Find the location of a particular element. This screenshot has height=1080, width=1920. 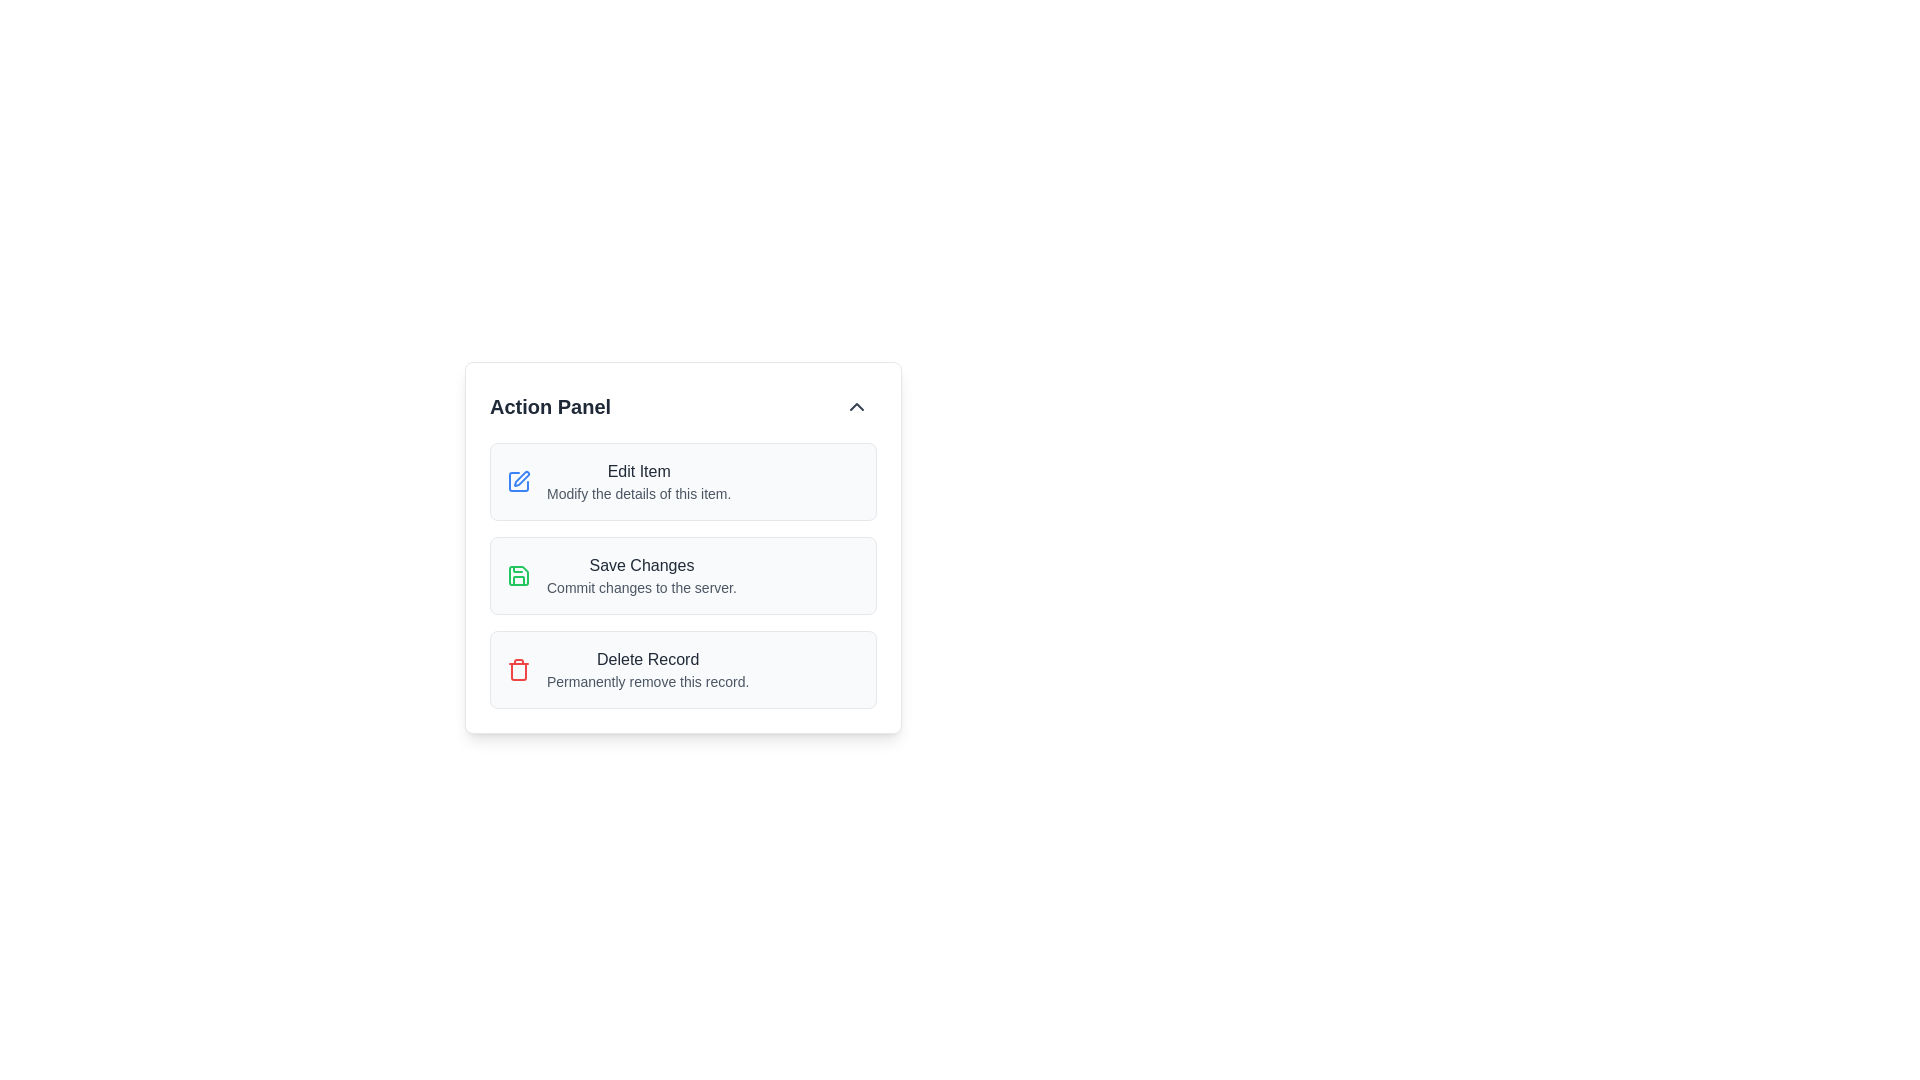

the chevron up icon located at the top-right corner of the 'Action Panel' is located at coordinates (857, 406).